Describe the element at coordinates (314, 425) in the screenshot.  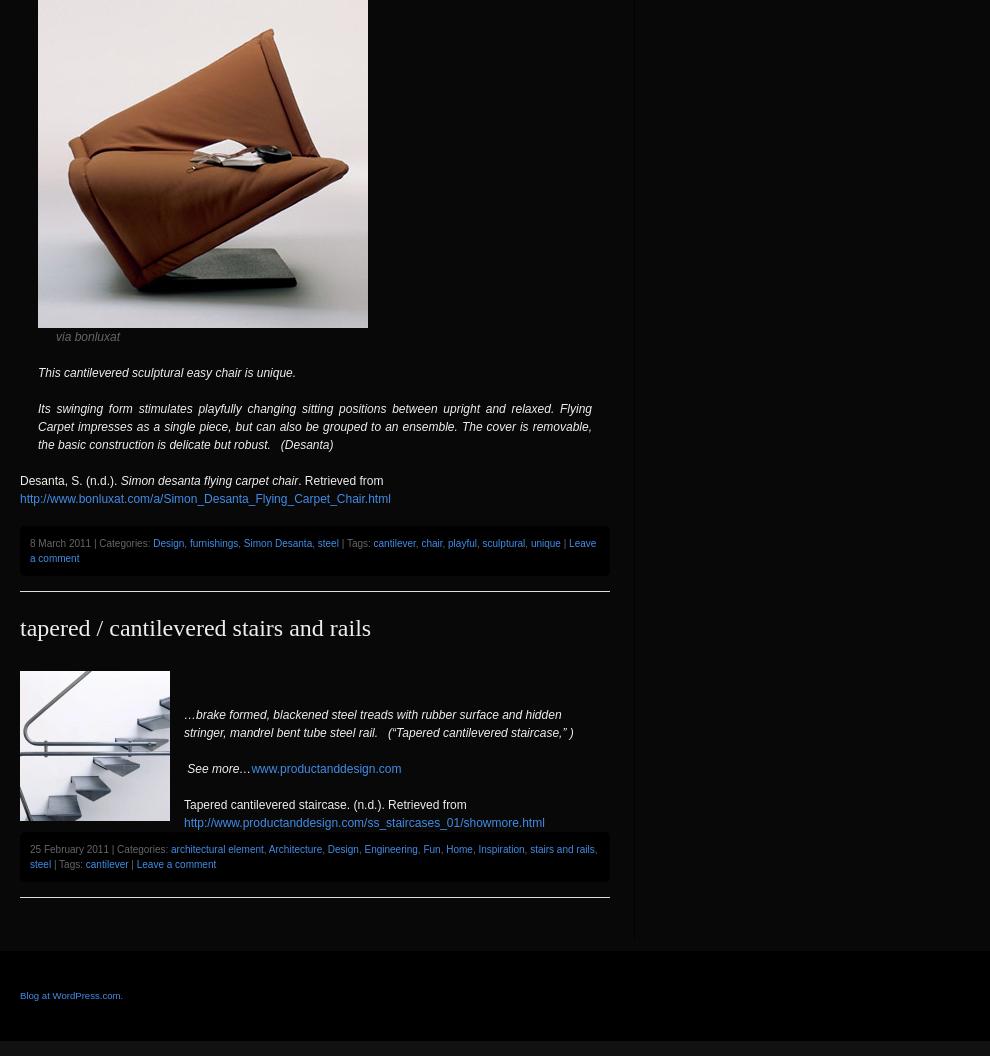
I see `'Its swinging form stimulates playfully changing sitting positions between upright and relaxed. Flying Carpet impresses as a single piece, but can also be grouped to an ensemble. The cover is removable, the basic construction is delicate but robust.   (Desanta)'` at that location.